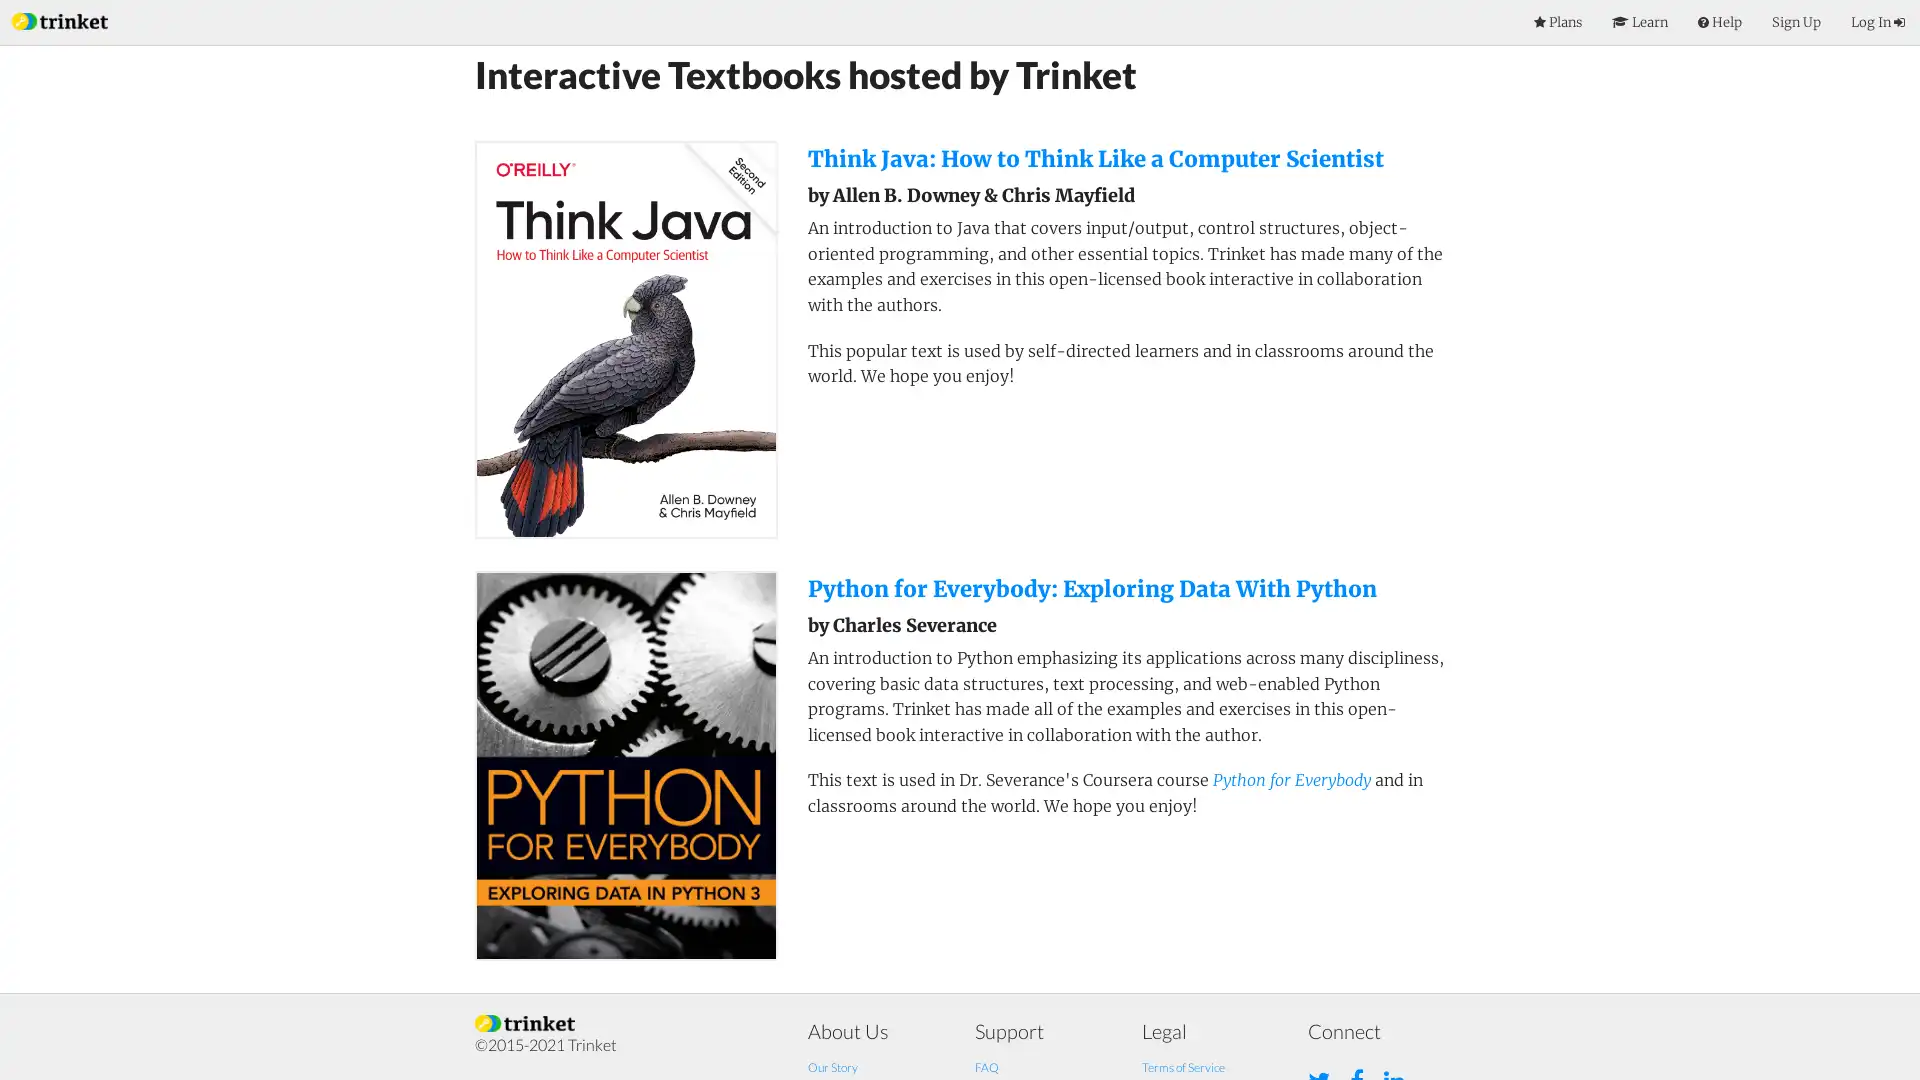  Describe the element at coordinates (59, 19) in the screenshot. I see `Index Page` at that location.